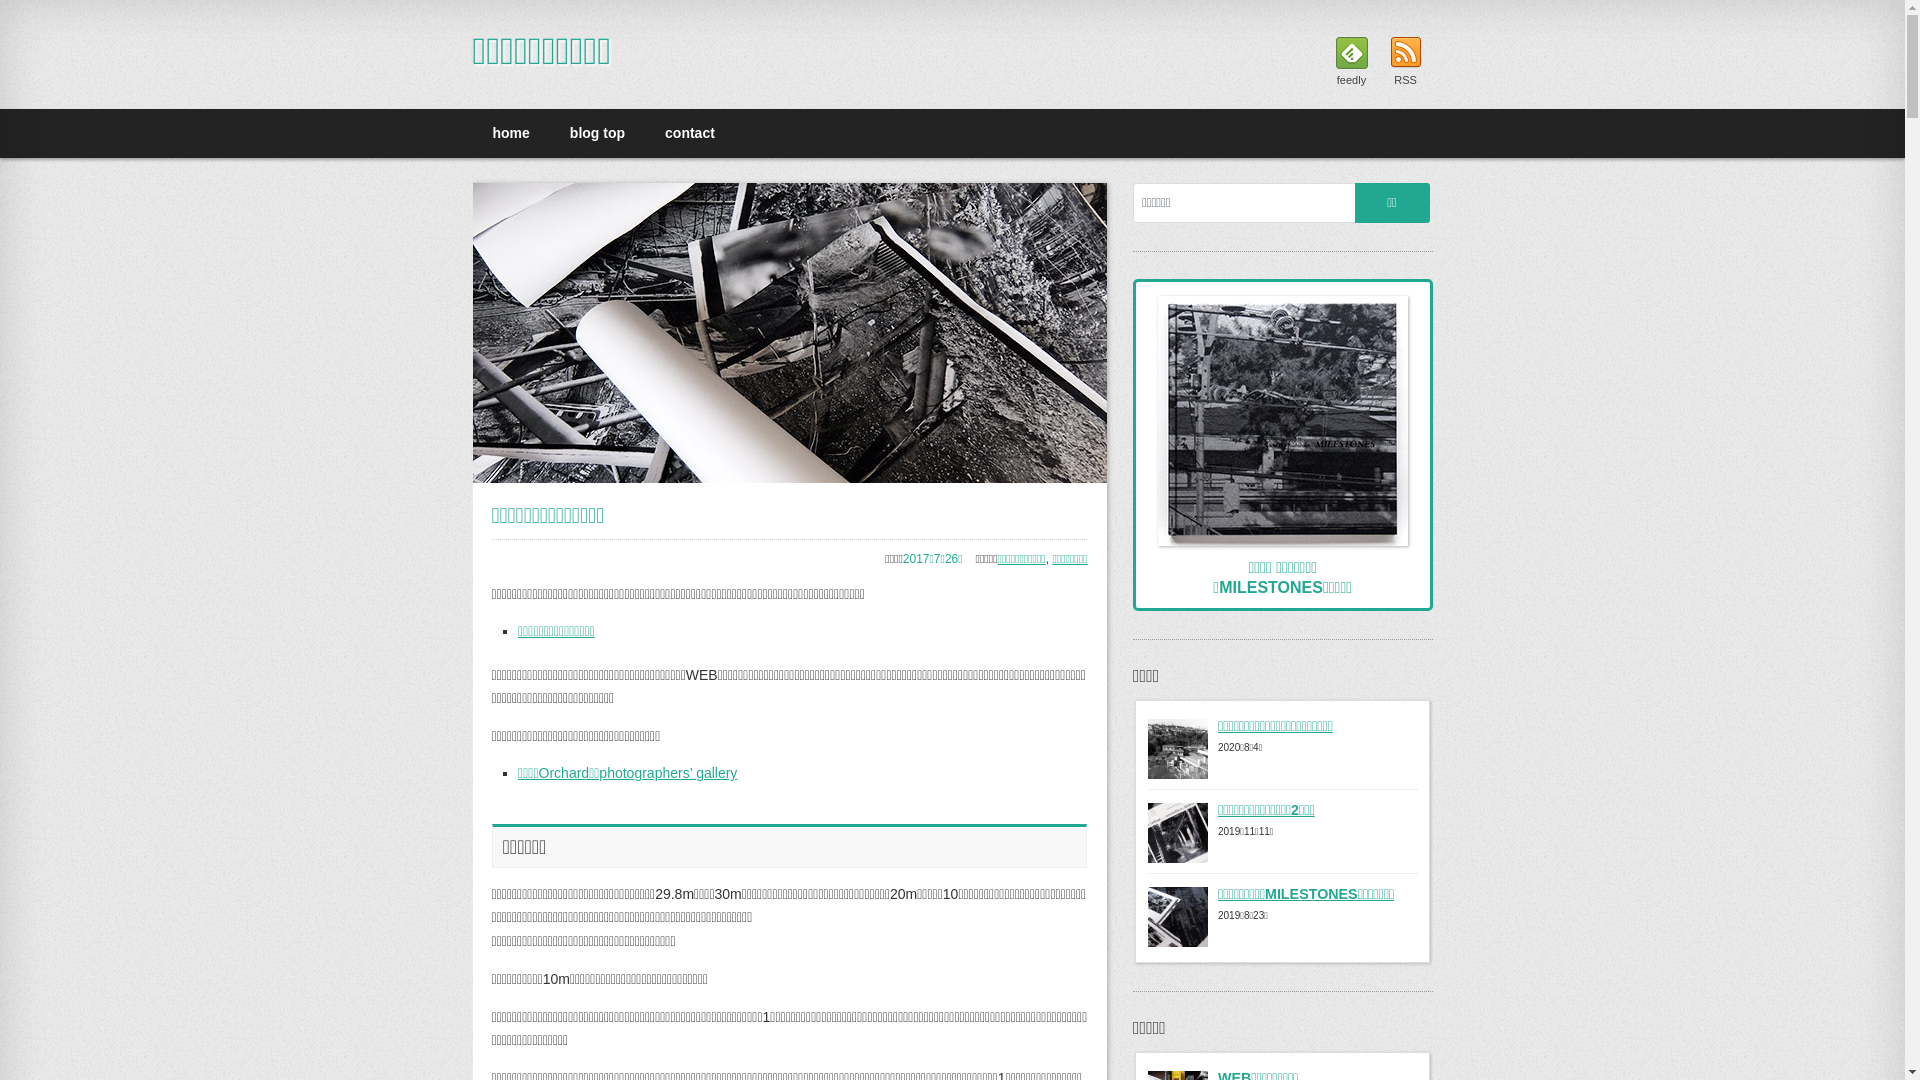  What do you see at coordinates (1324, 61) in the screenshot?
I see `'feedly'` at bounding box center [1324, 61].